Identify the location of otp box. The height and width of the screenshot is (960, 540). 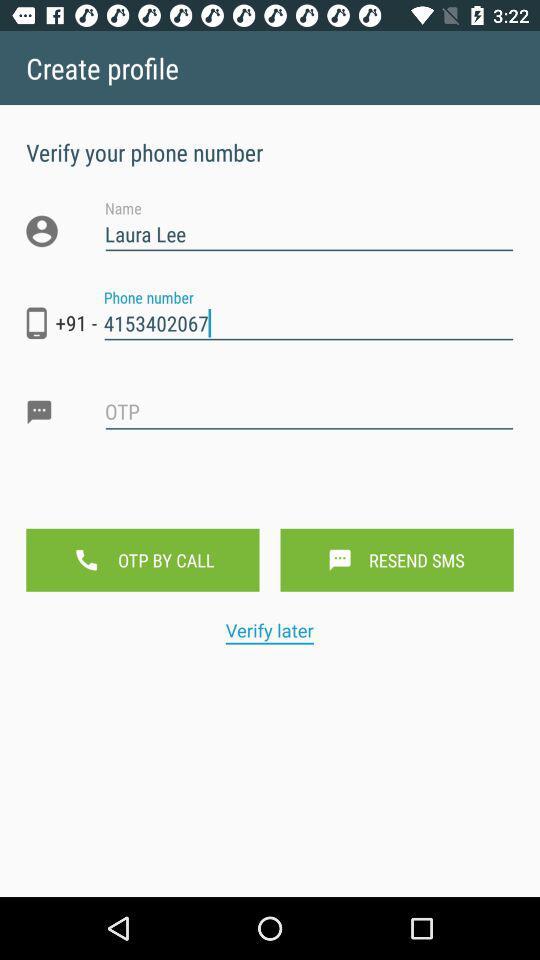
(309, 428).